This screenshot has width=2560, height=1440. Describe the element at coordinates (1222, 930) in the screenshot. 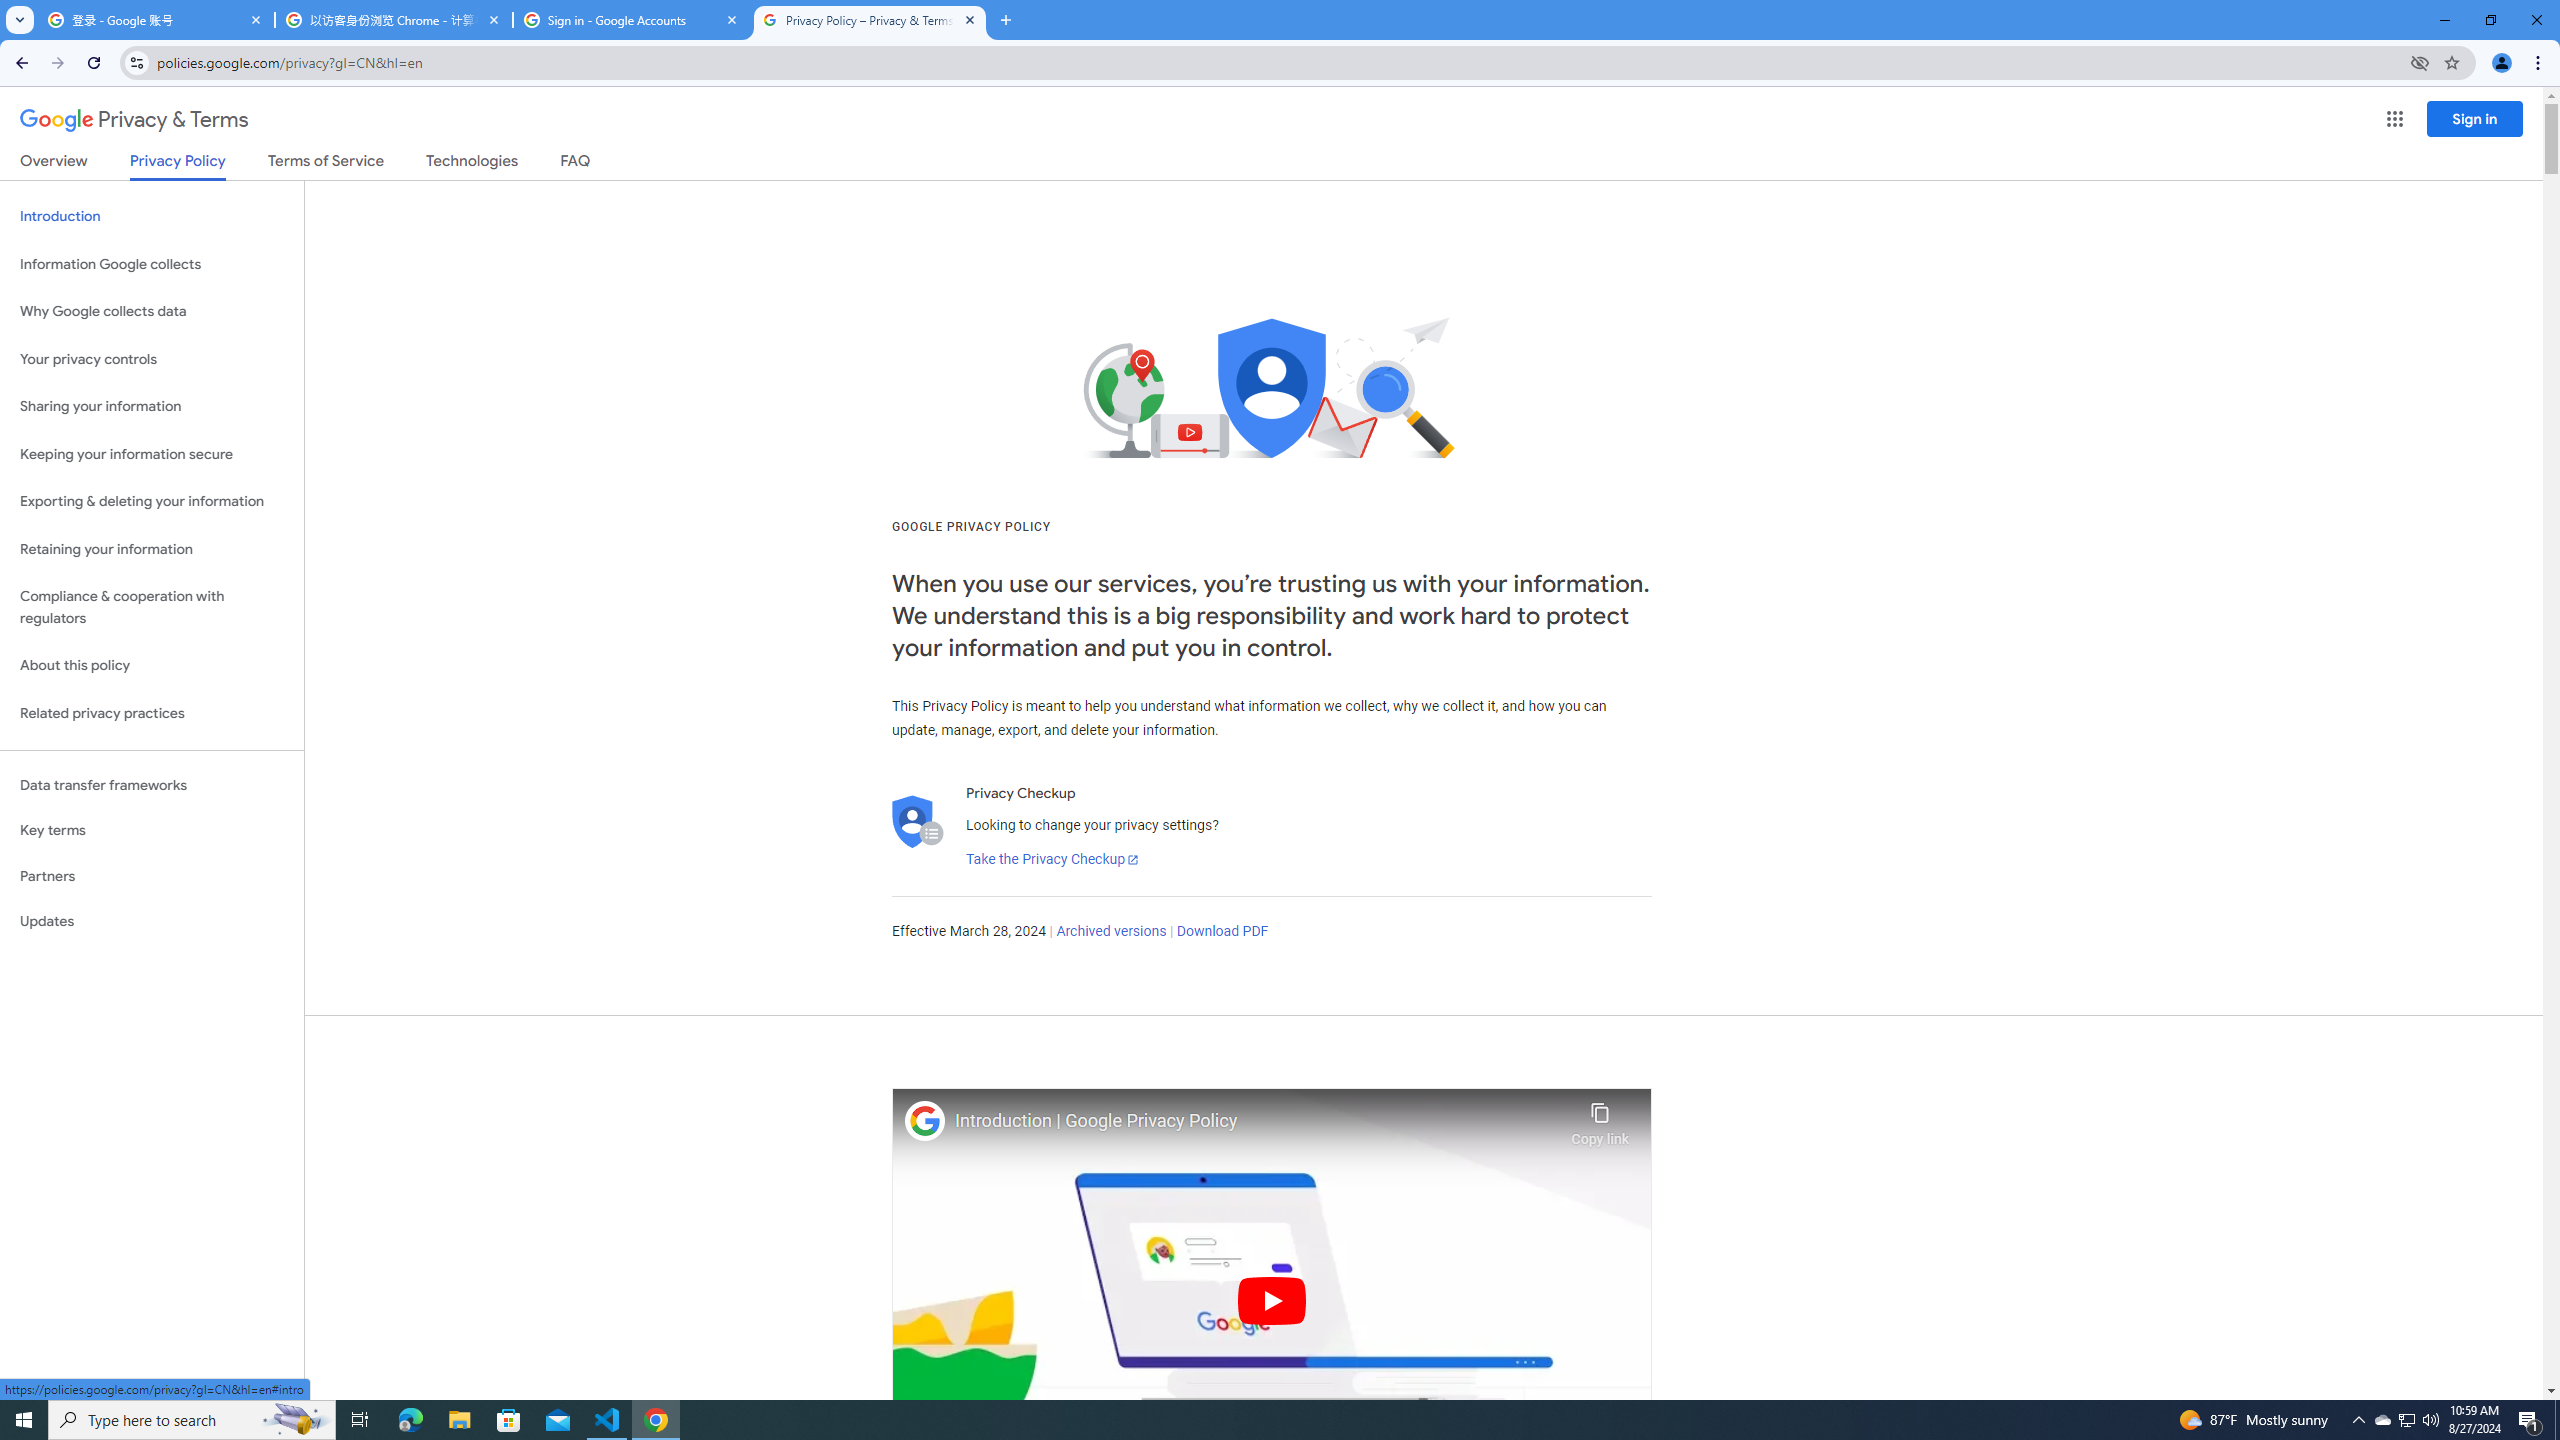

I see `'Download PDF'` at that location.